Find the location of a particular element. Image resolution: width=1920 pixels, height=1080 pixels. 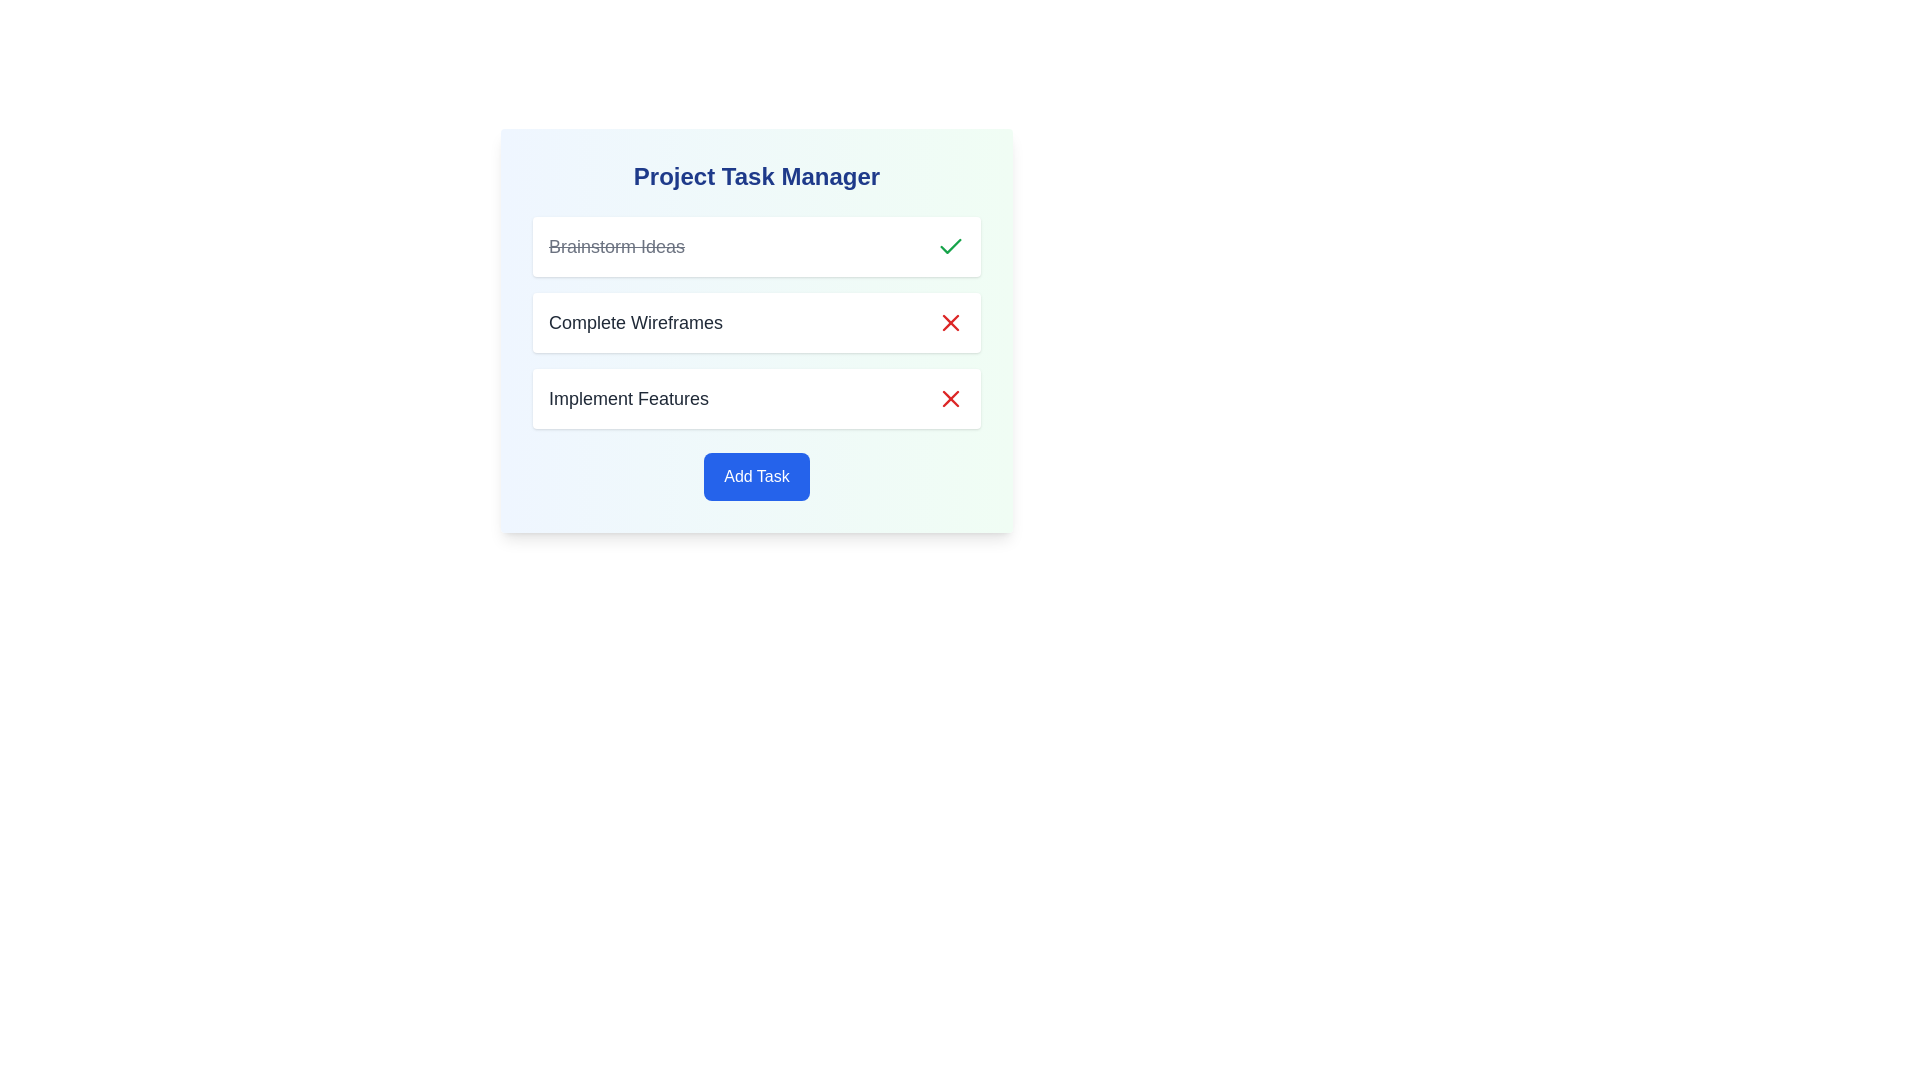

the button in the first task row labeled 'Brainstorm Ideas' is located at coordinates (949, 245).